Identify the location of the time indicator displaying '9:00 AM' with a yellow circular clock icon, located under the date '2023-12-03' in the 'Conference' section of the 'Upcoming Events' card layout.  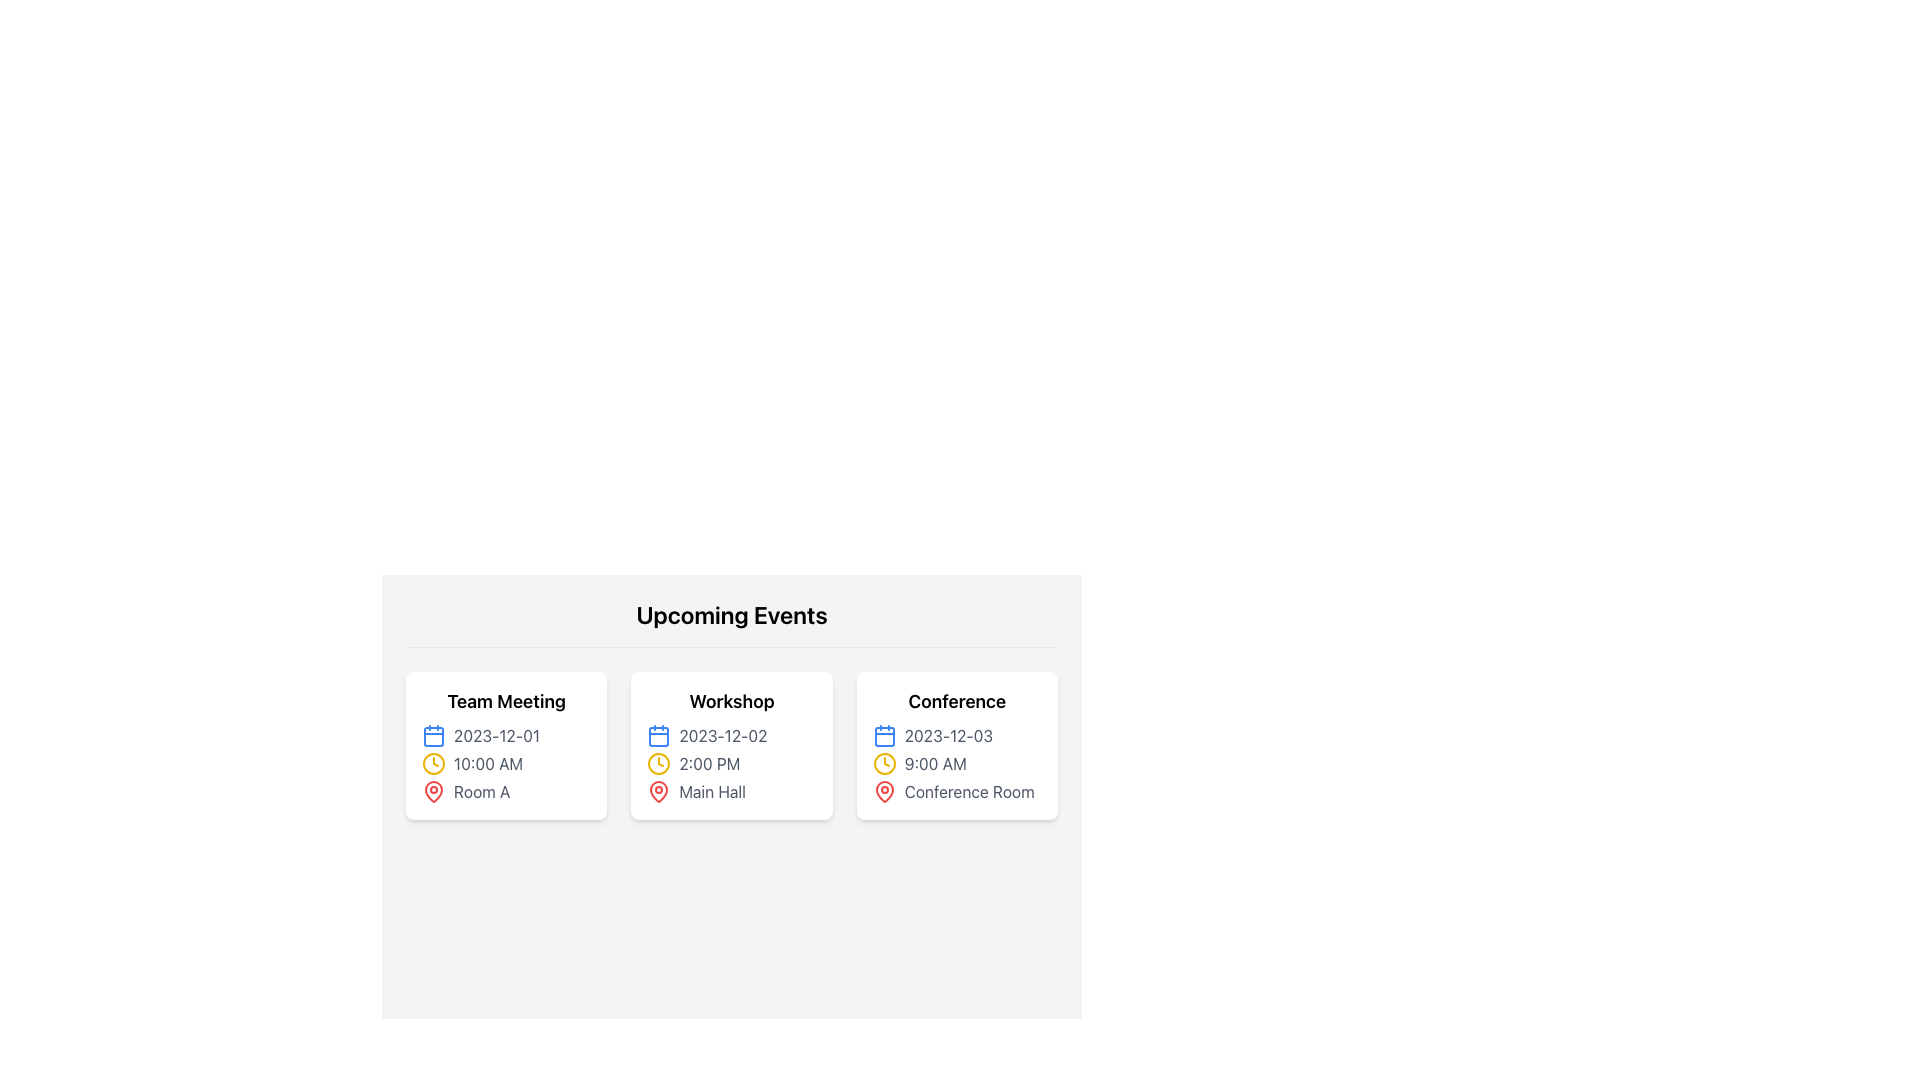
(956, 763).